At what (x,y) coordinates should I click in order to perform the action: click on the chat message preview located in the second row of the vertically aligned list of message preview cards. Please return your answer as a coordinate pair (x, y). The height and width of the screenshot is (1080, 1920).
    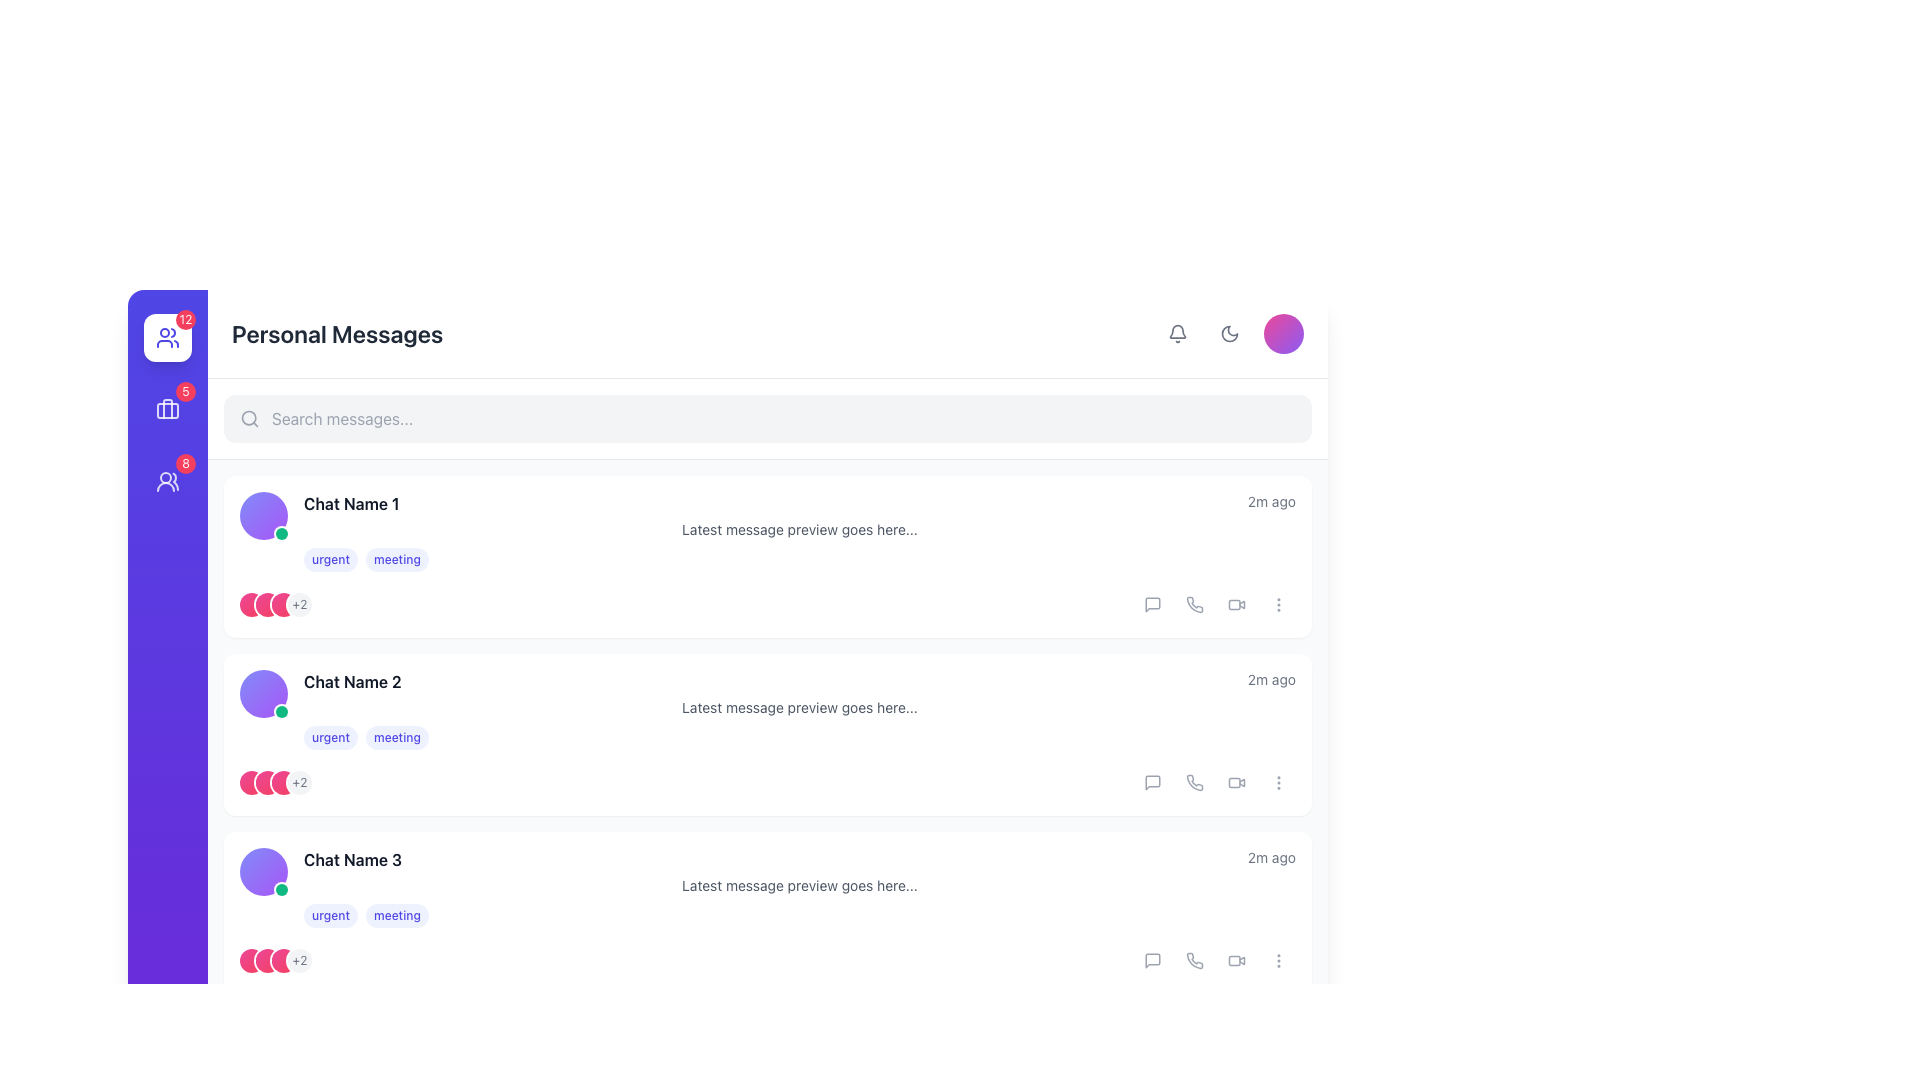
    Looking at the image, I should click on (800, 708).